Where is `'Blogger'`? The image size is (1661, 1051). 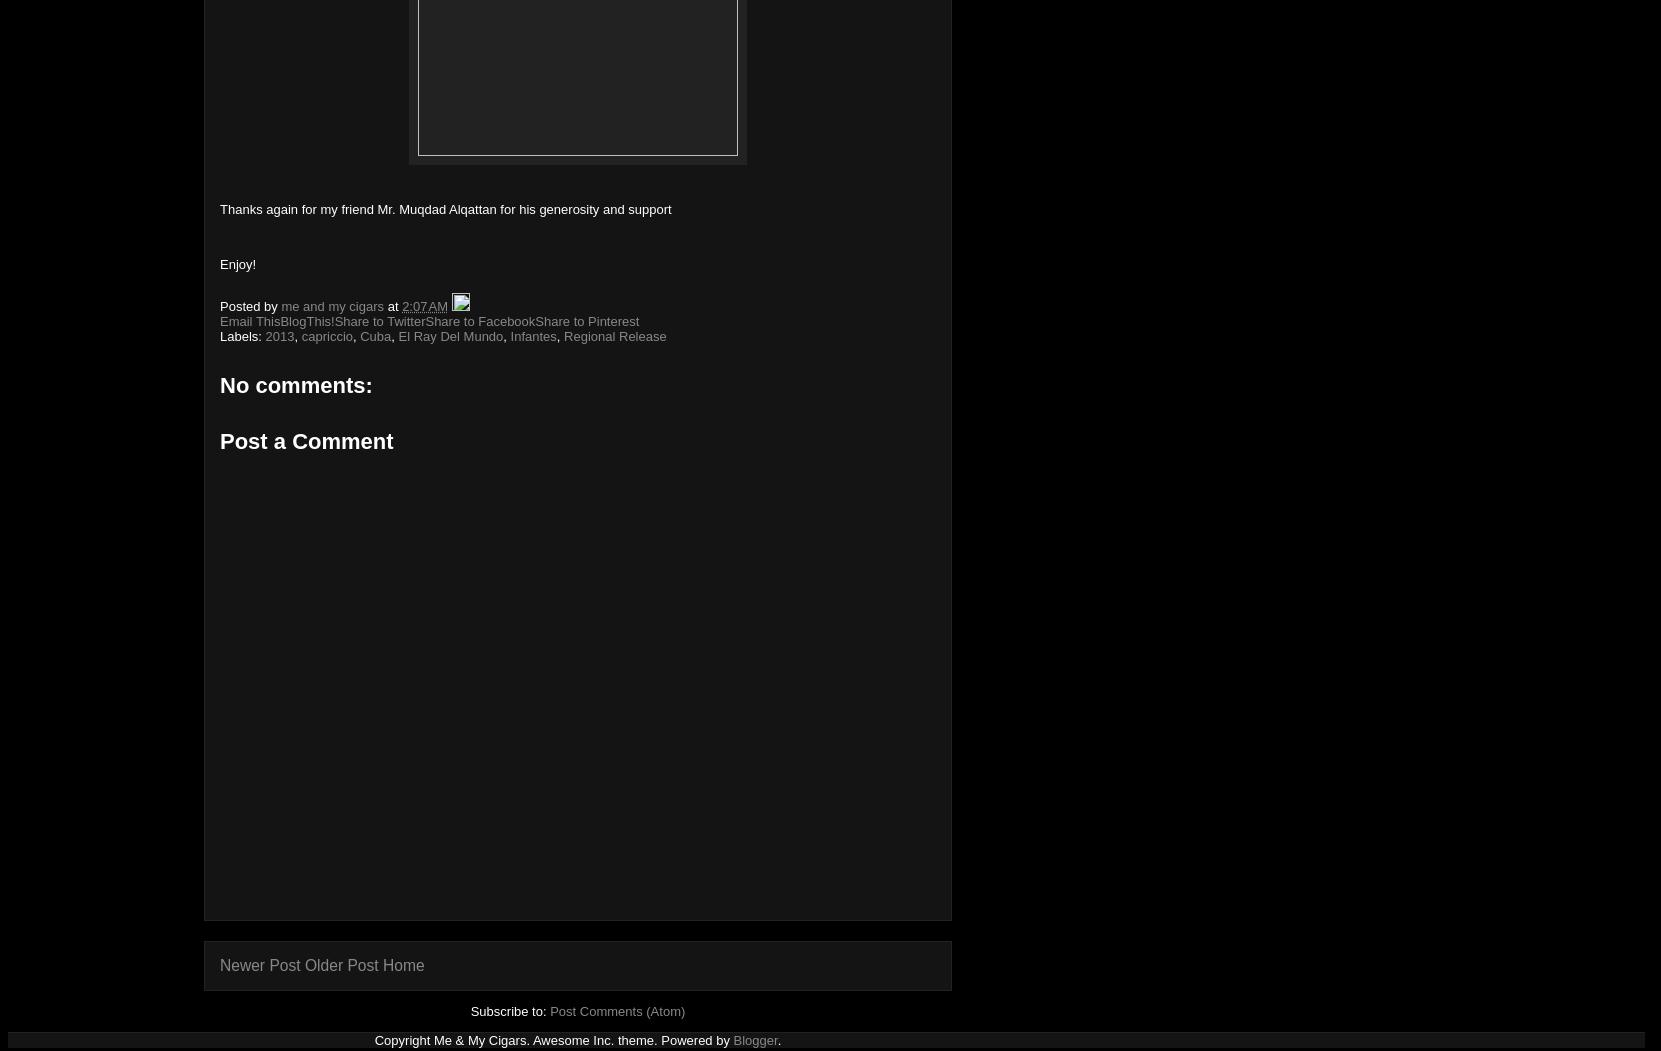 'Blogger' is located at coordinates (732, 1038).